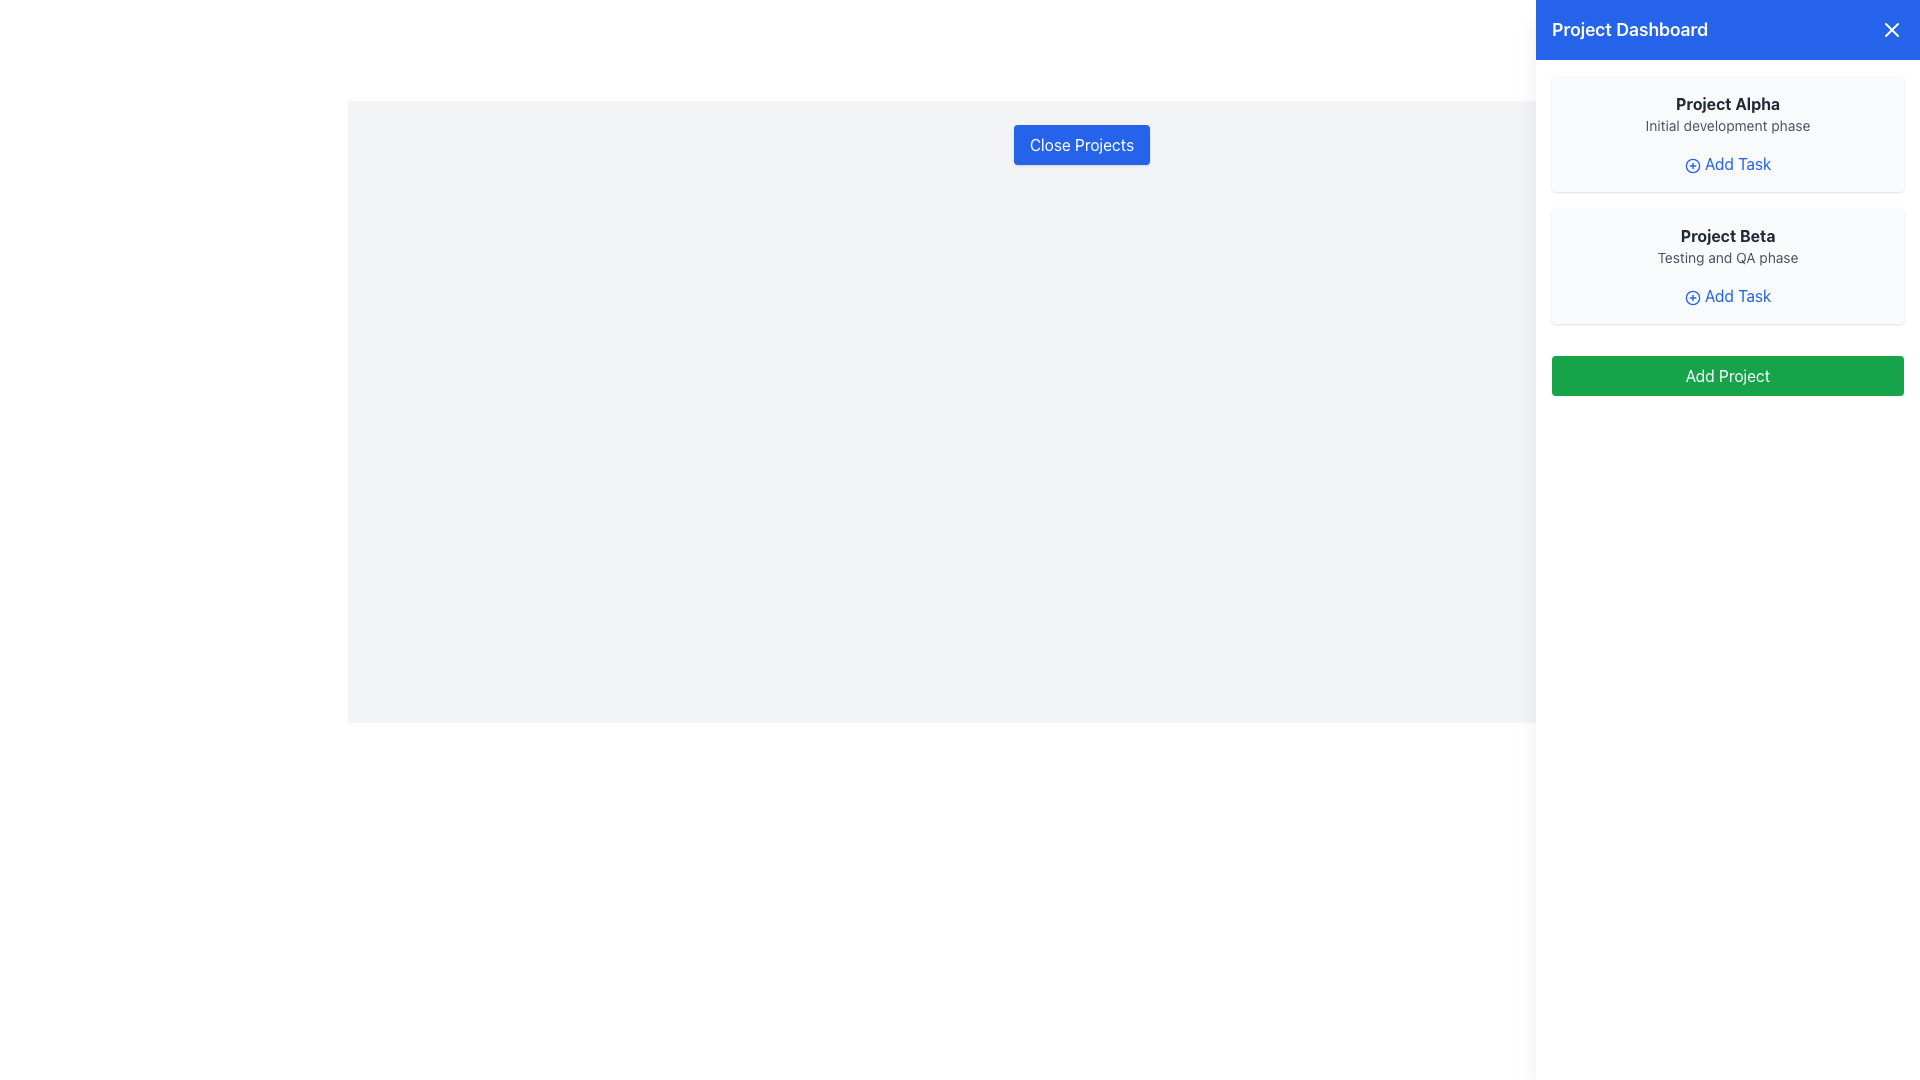 This screenshot has width=1920, height=1080. What do you see at coordinates (1727, 104) in the screenshot?
I see `the bold text label displaying 'Project Alpha' at the top of its card layout` at bounding box center [1727, 104].